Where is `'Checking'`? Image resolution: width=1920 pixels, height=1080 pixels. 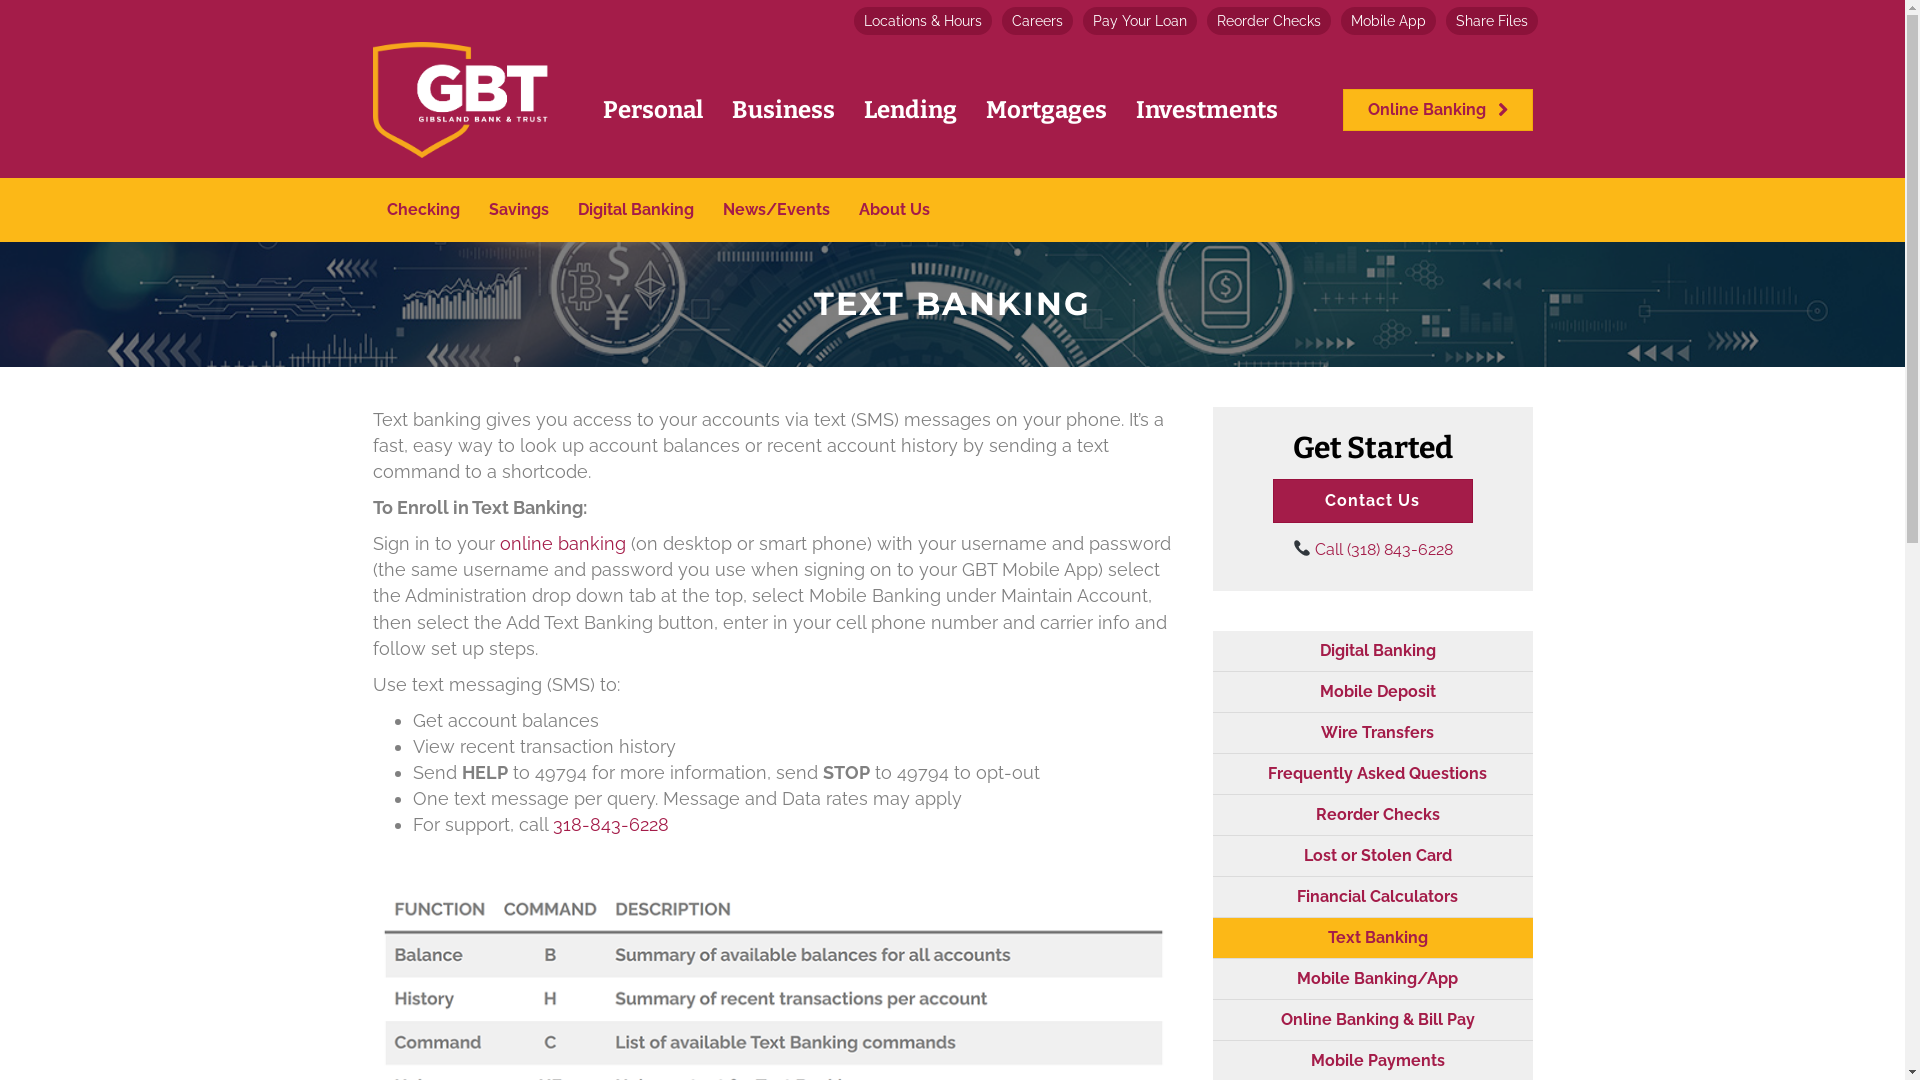 'Checking' is located at coordinates (421, 209).